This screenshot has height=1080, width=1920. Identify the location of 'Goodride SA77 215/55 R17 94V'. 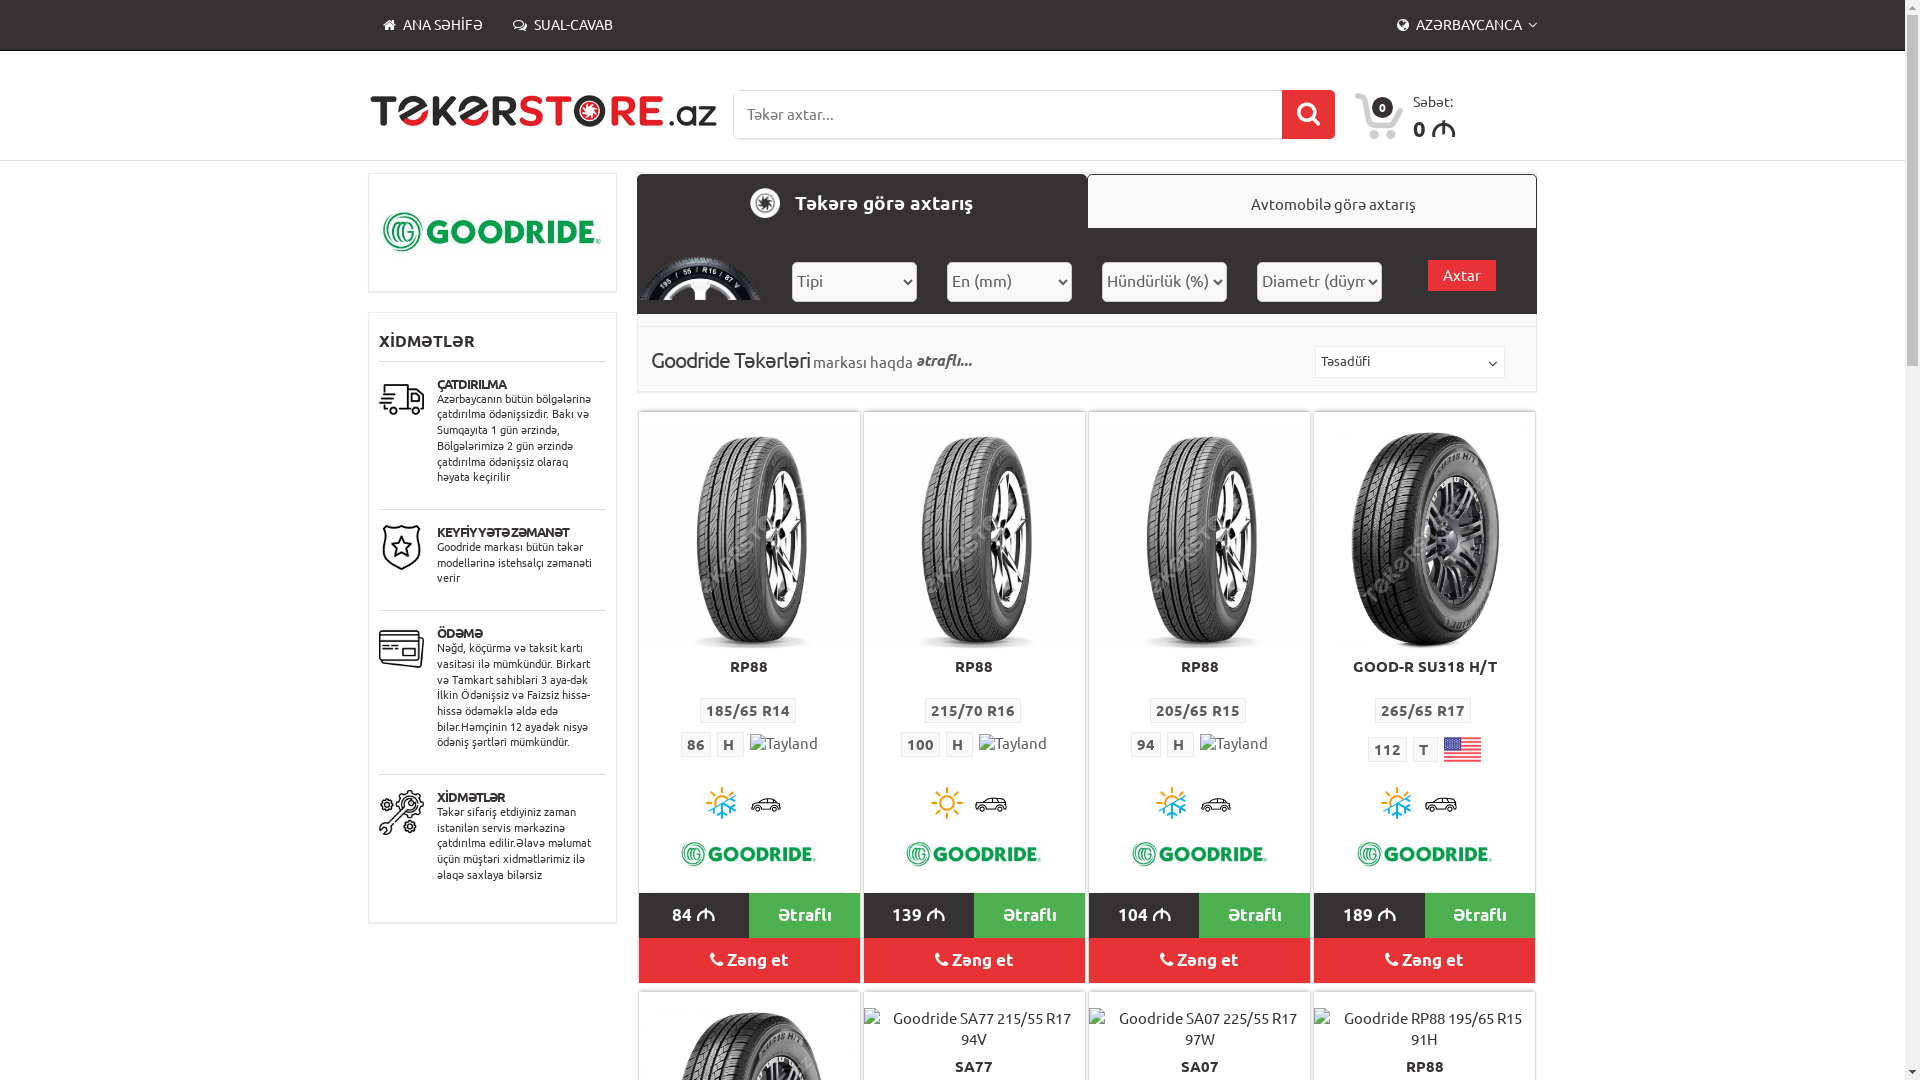
(974, 1029).